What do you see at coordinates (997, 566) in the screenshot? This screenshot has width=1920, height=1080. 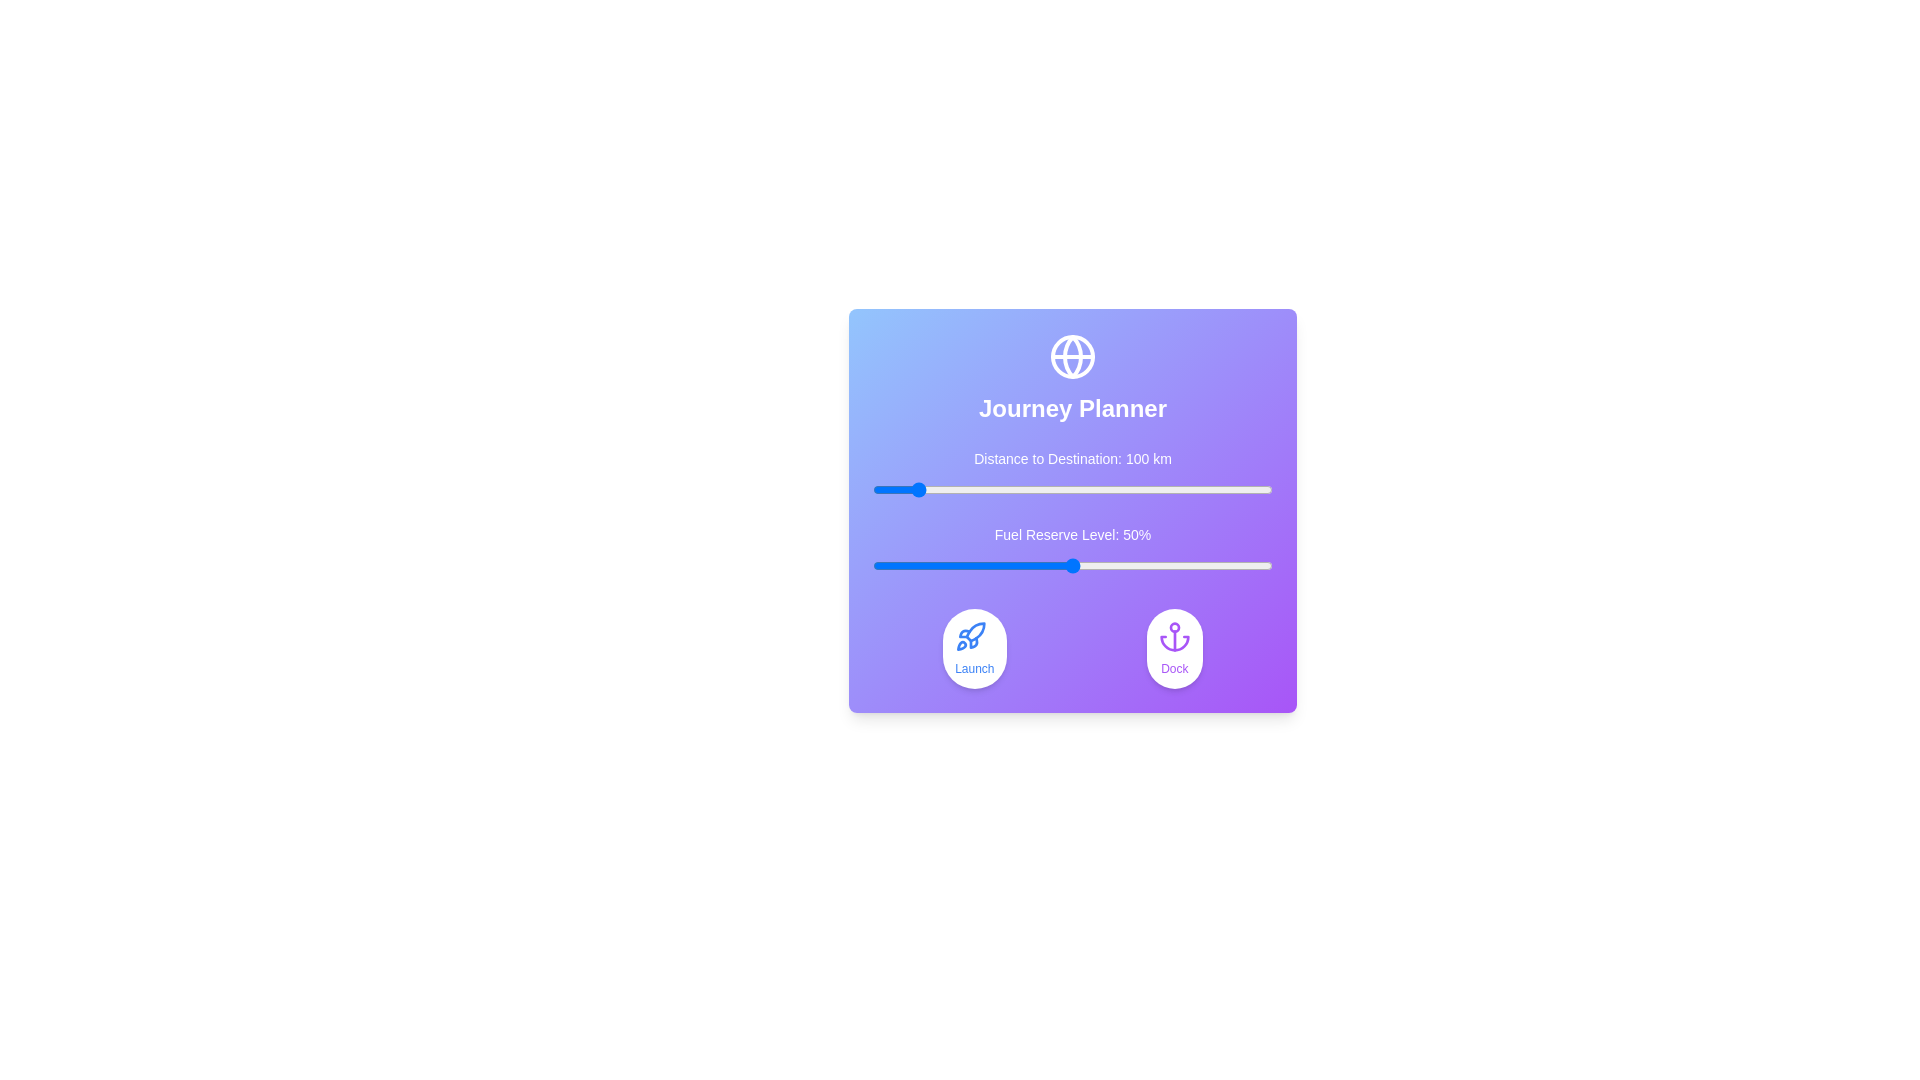 I see `the fuel reserve slider to 31%` at bounding box center [997, 566].